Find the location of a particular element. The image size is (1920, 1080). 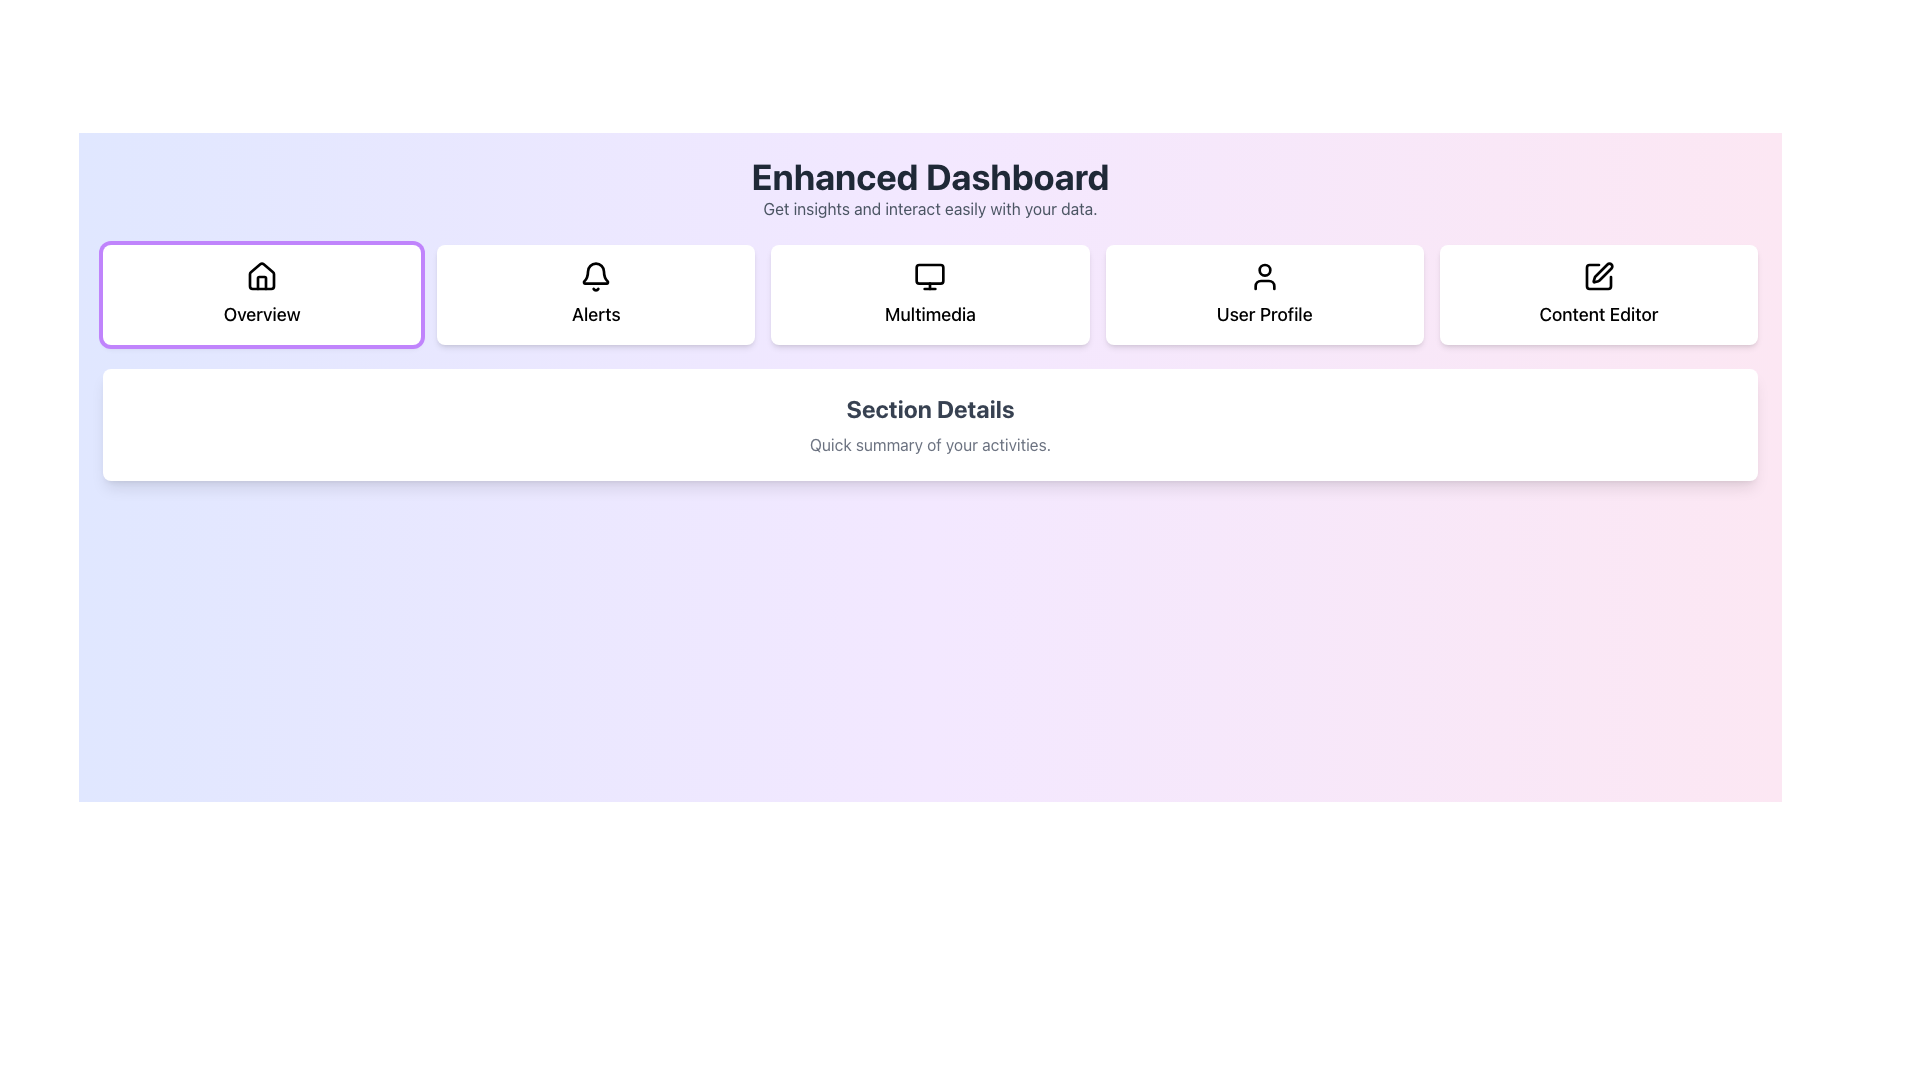

the minimalistic pen icon located at the center of the 'Content Editor' button in the navigation menu is located at coordinates (1597, 277).